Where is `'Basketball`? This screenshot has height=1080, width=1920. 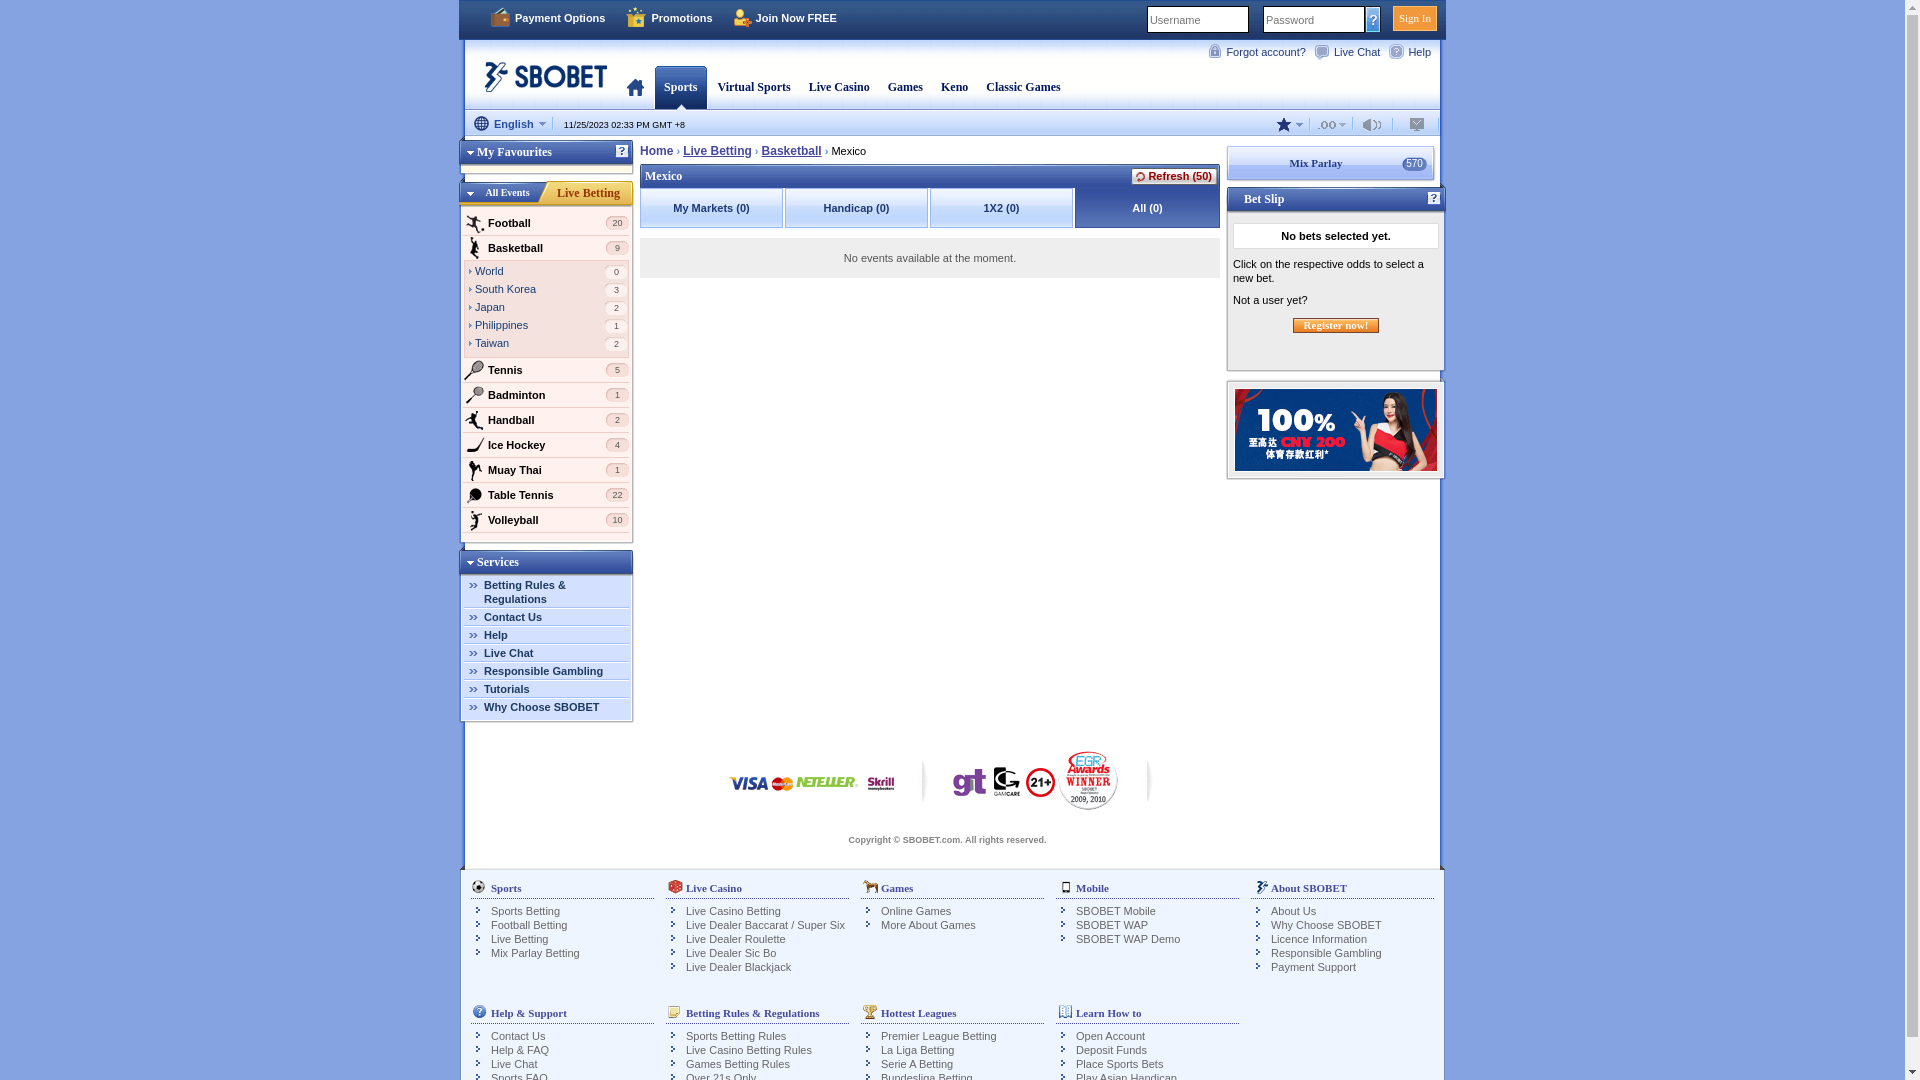
'Basketball is located at coordinates (546, 246).